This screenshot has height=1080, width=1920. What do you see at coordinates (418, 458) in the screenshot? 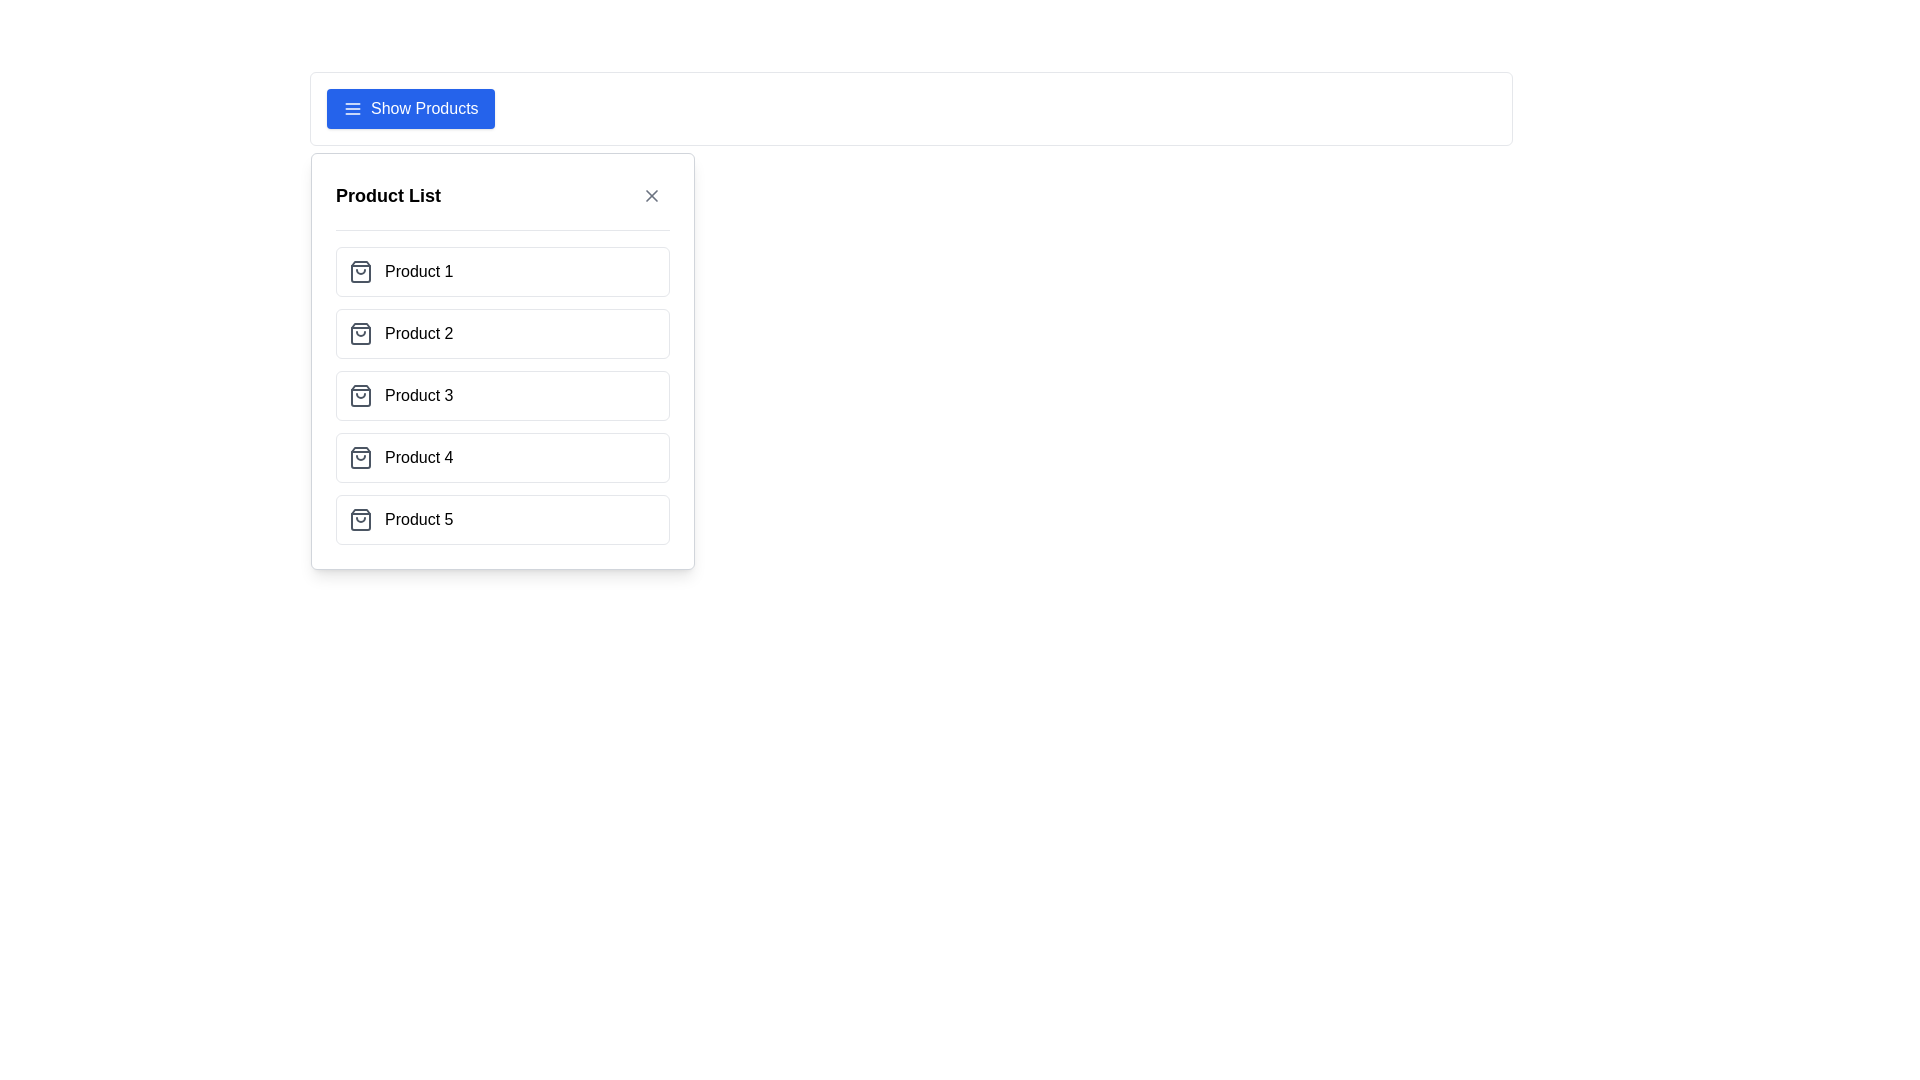
I see `text of the label displaying 'Product 4', which is the fourth entry in the 'Product List' modal, adjacent to a shopping bag icon` at bounding box center [418, 458].